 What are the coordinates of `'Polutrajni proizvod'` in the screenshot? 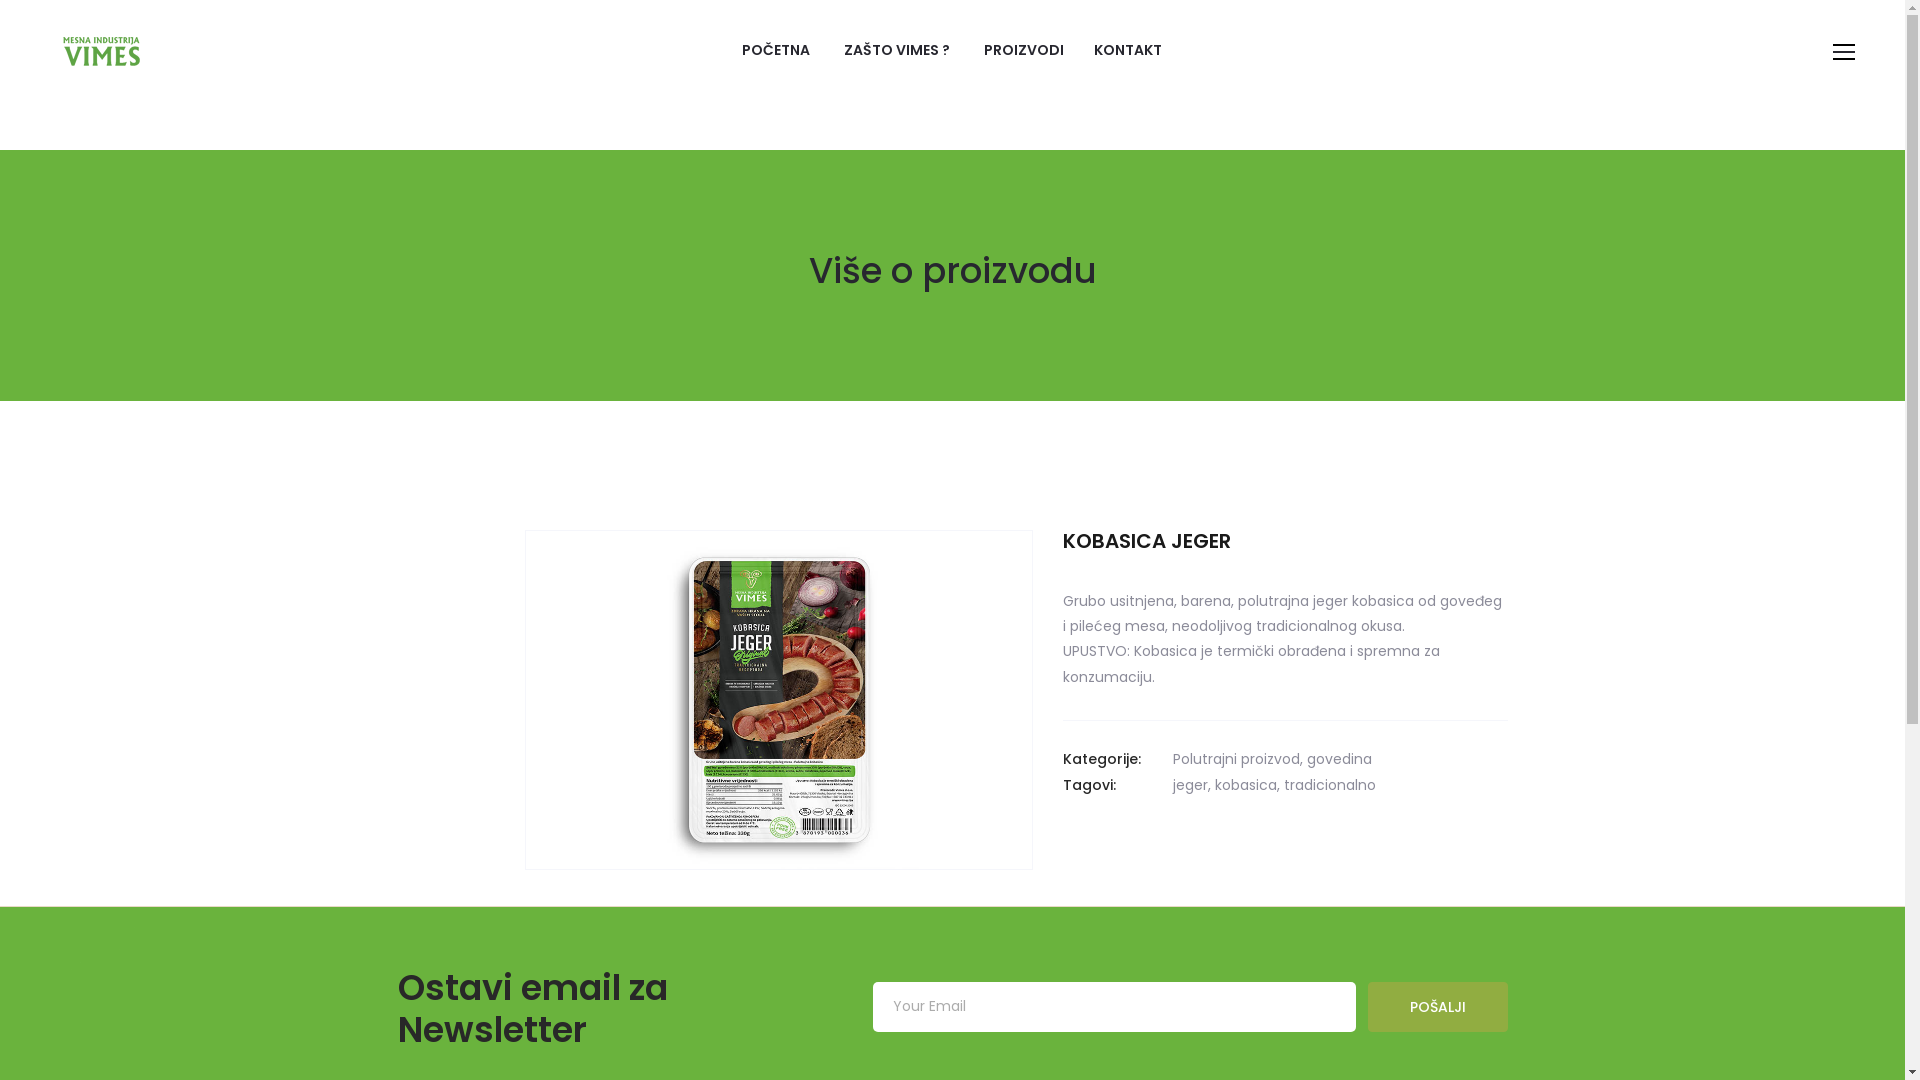 It's located at (1234, 759).